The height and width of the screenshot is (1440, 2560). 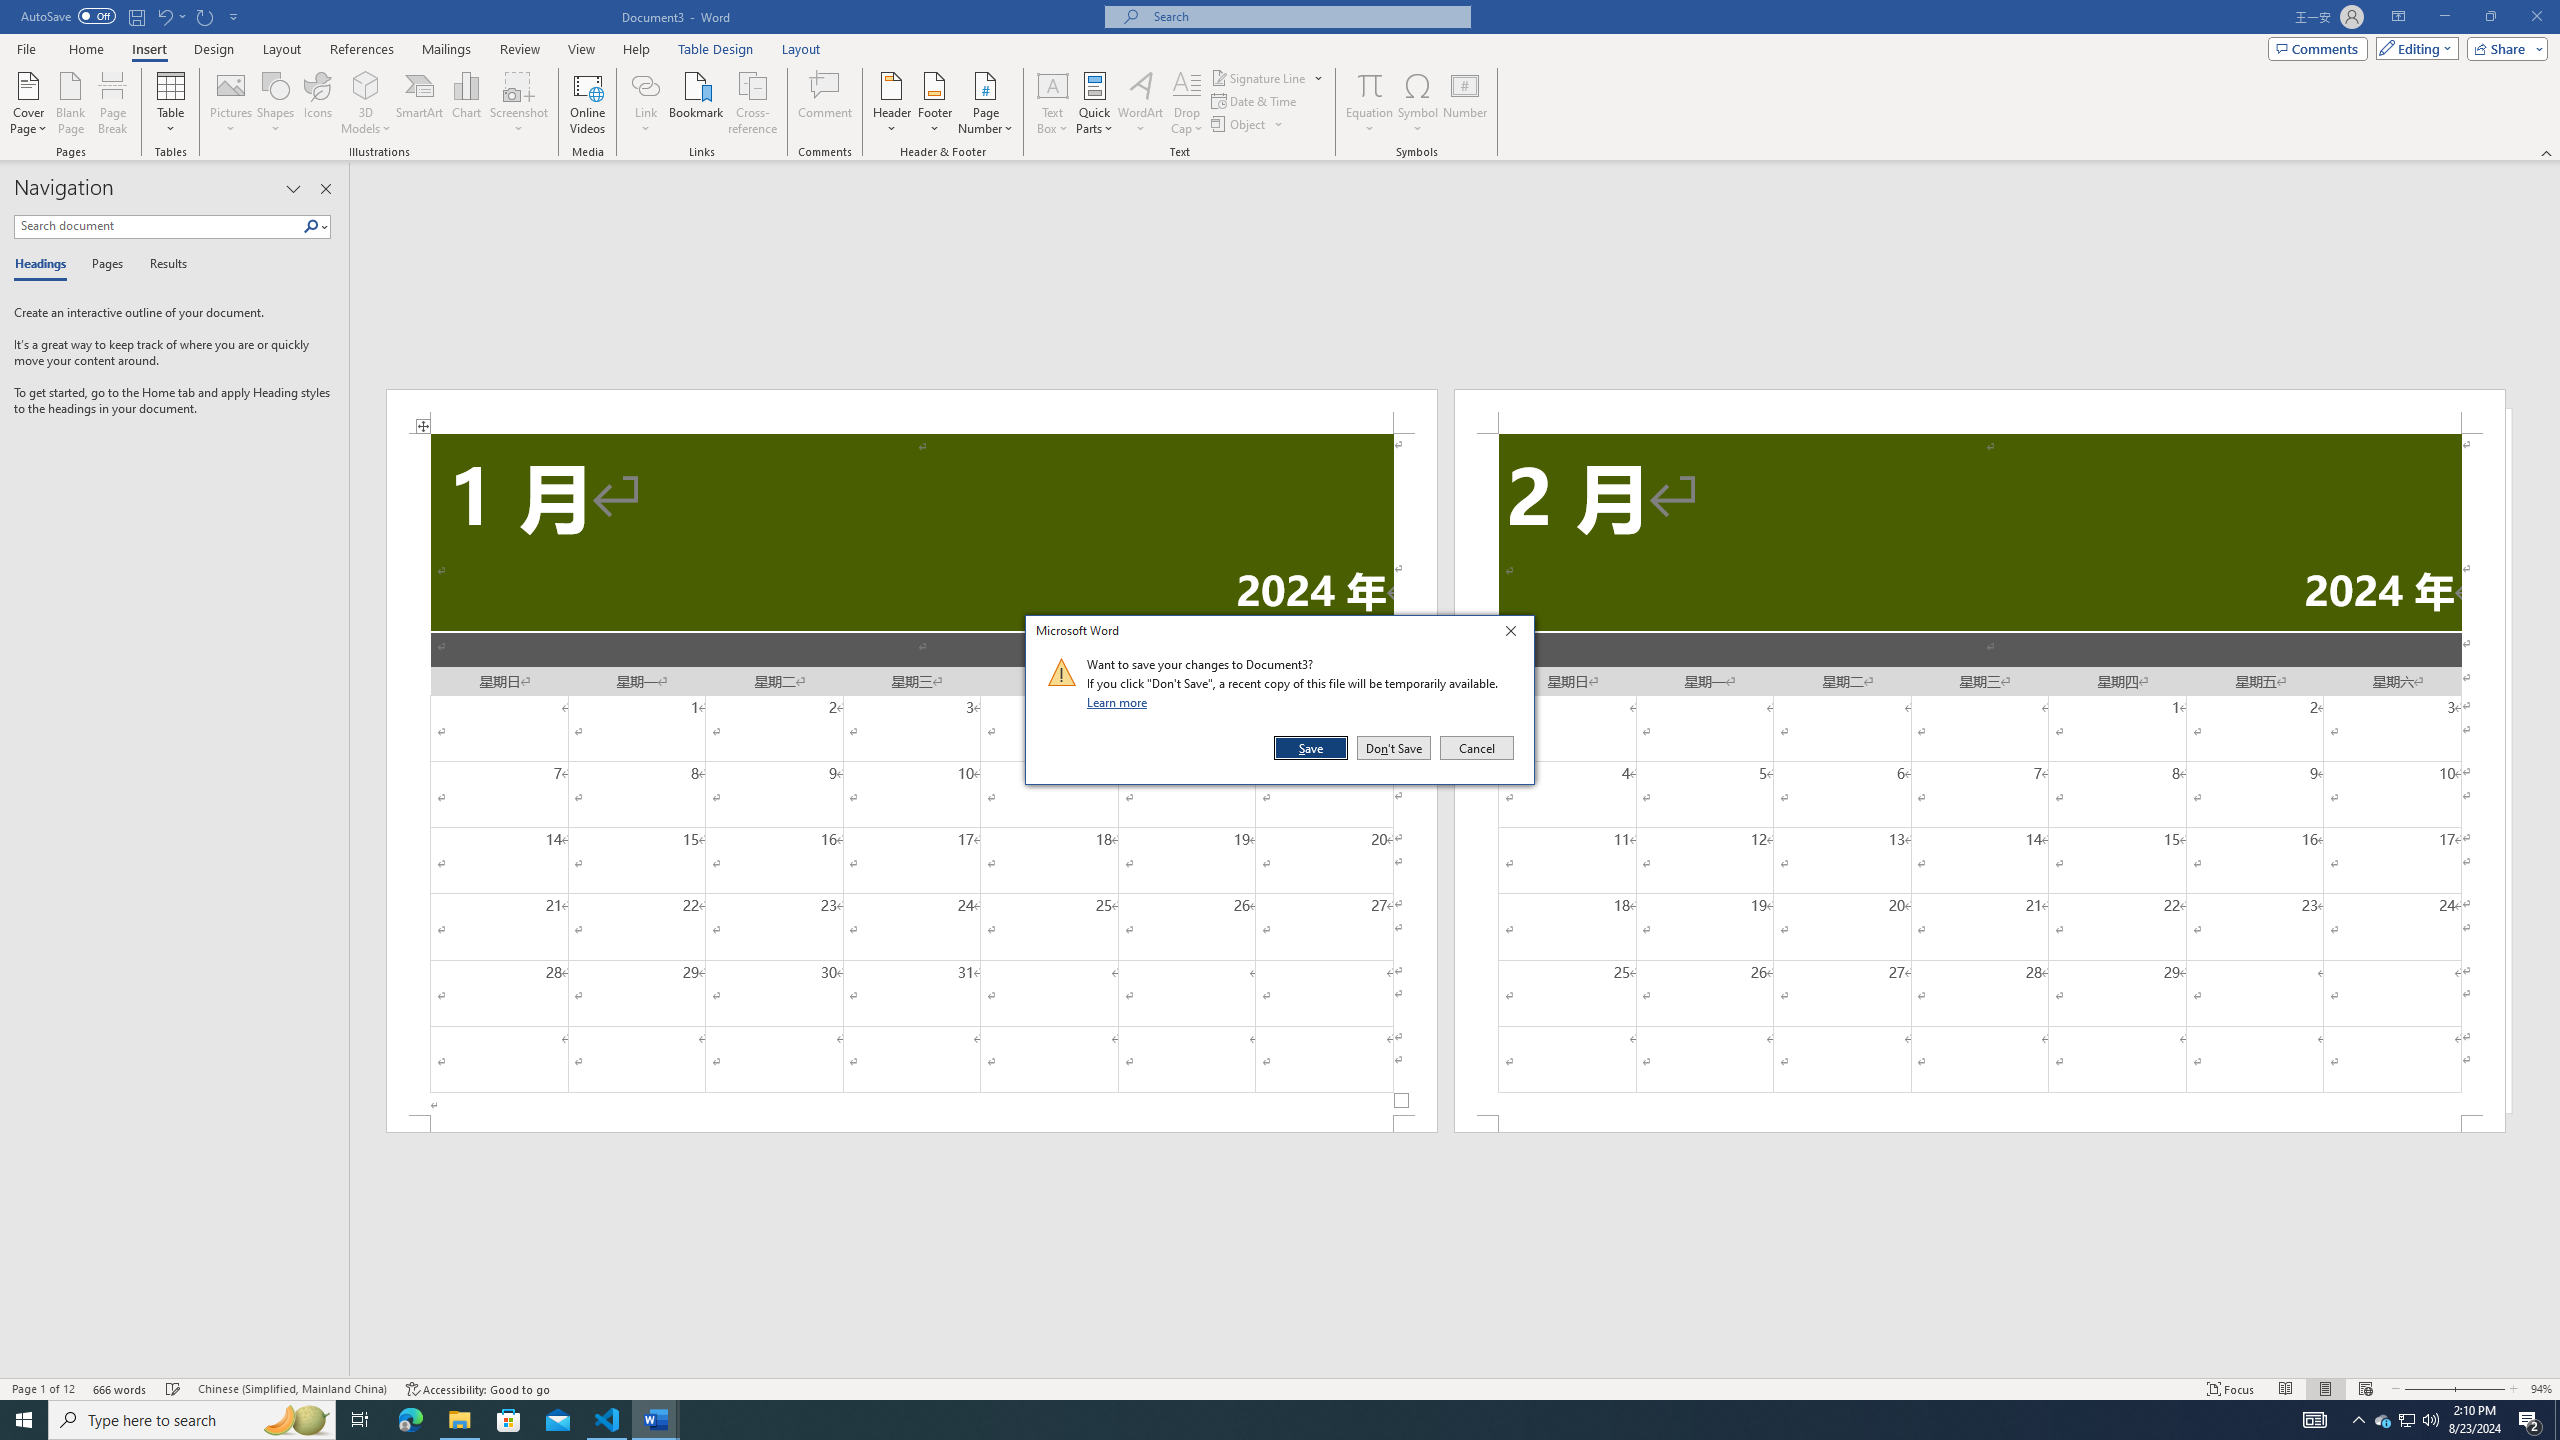 I want to click on 'Symbol', so click(x=1418, y=103).